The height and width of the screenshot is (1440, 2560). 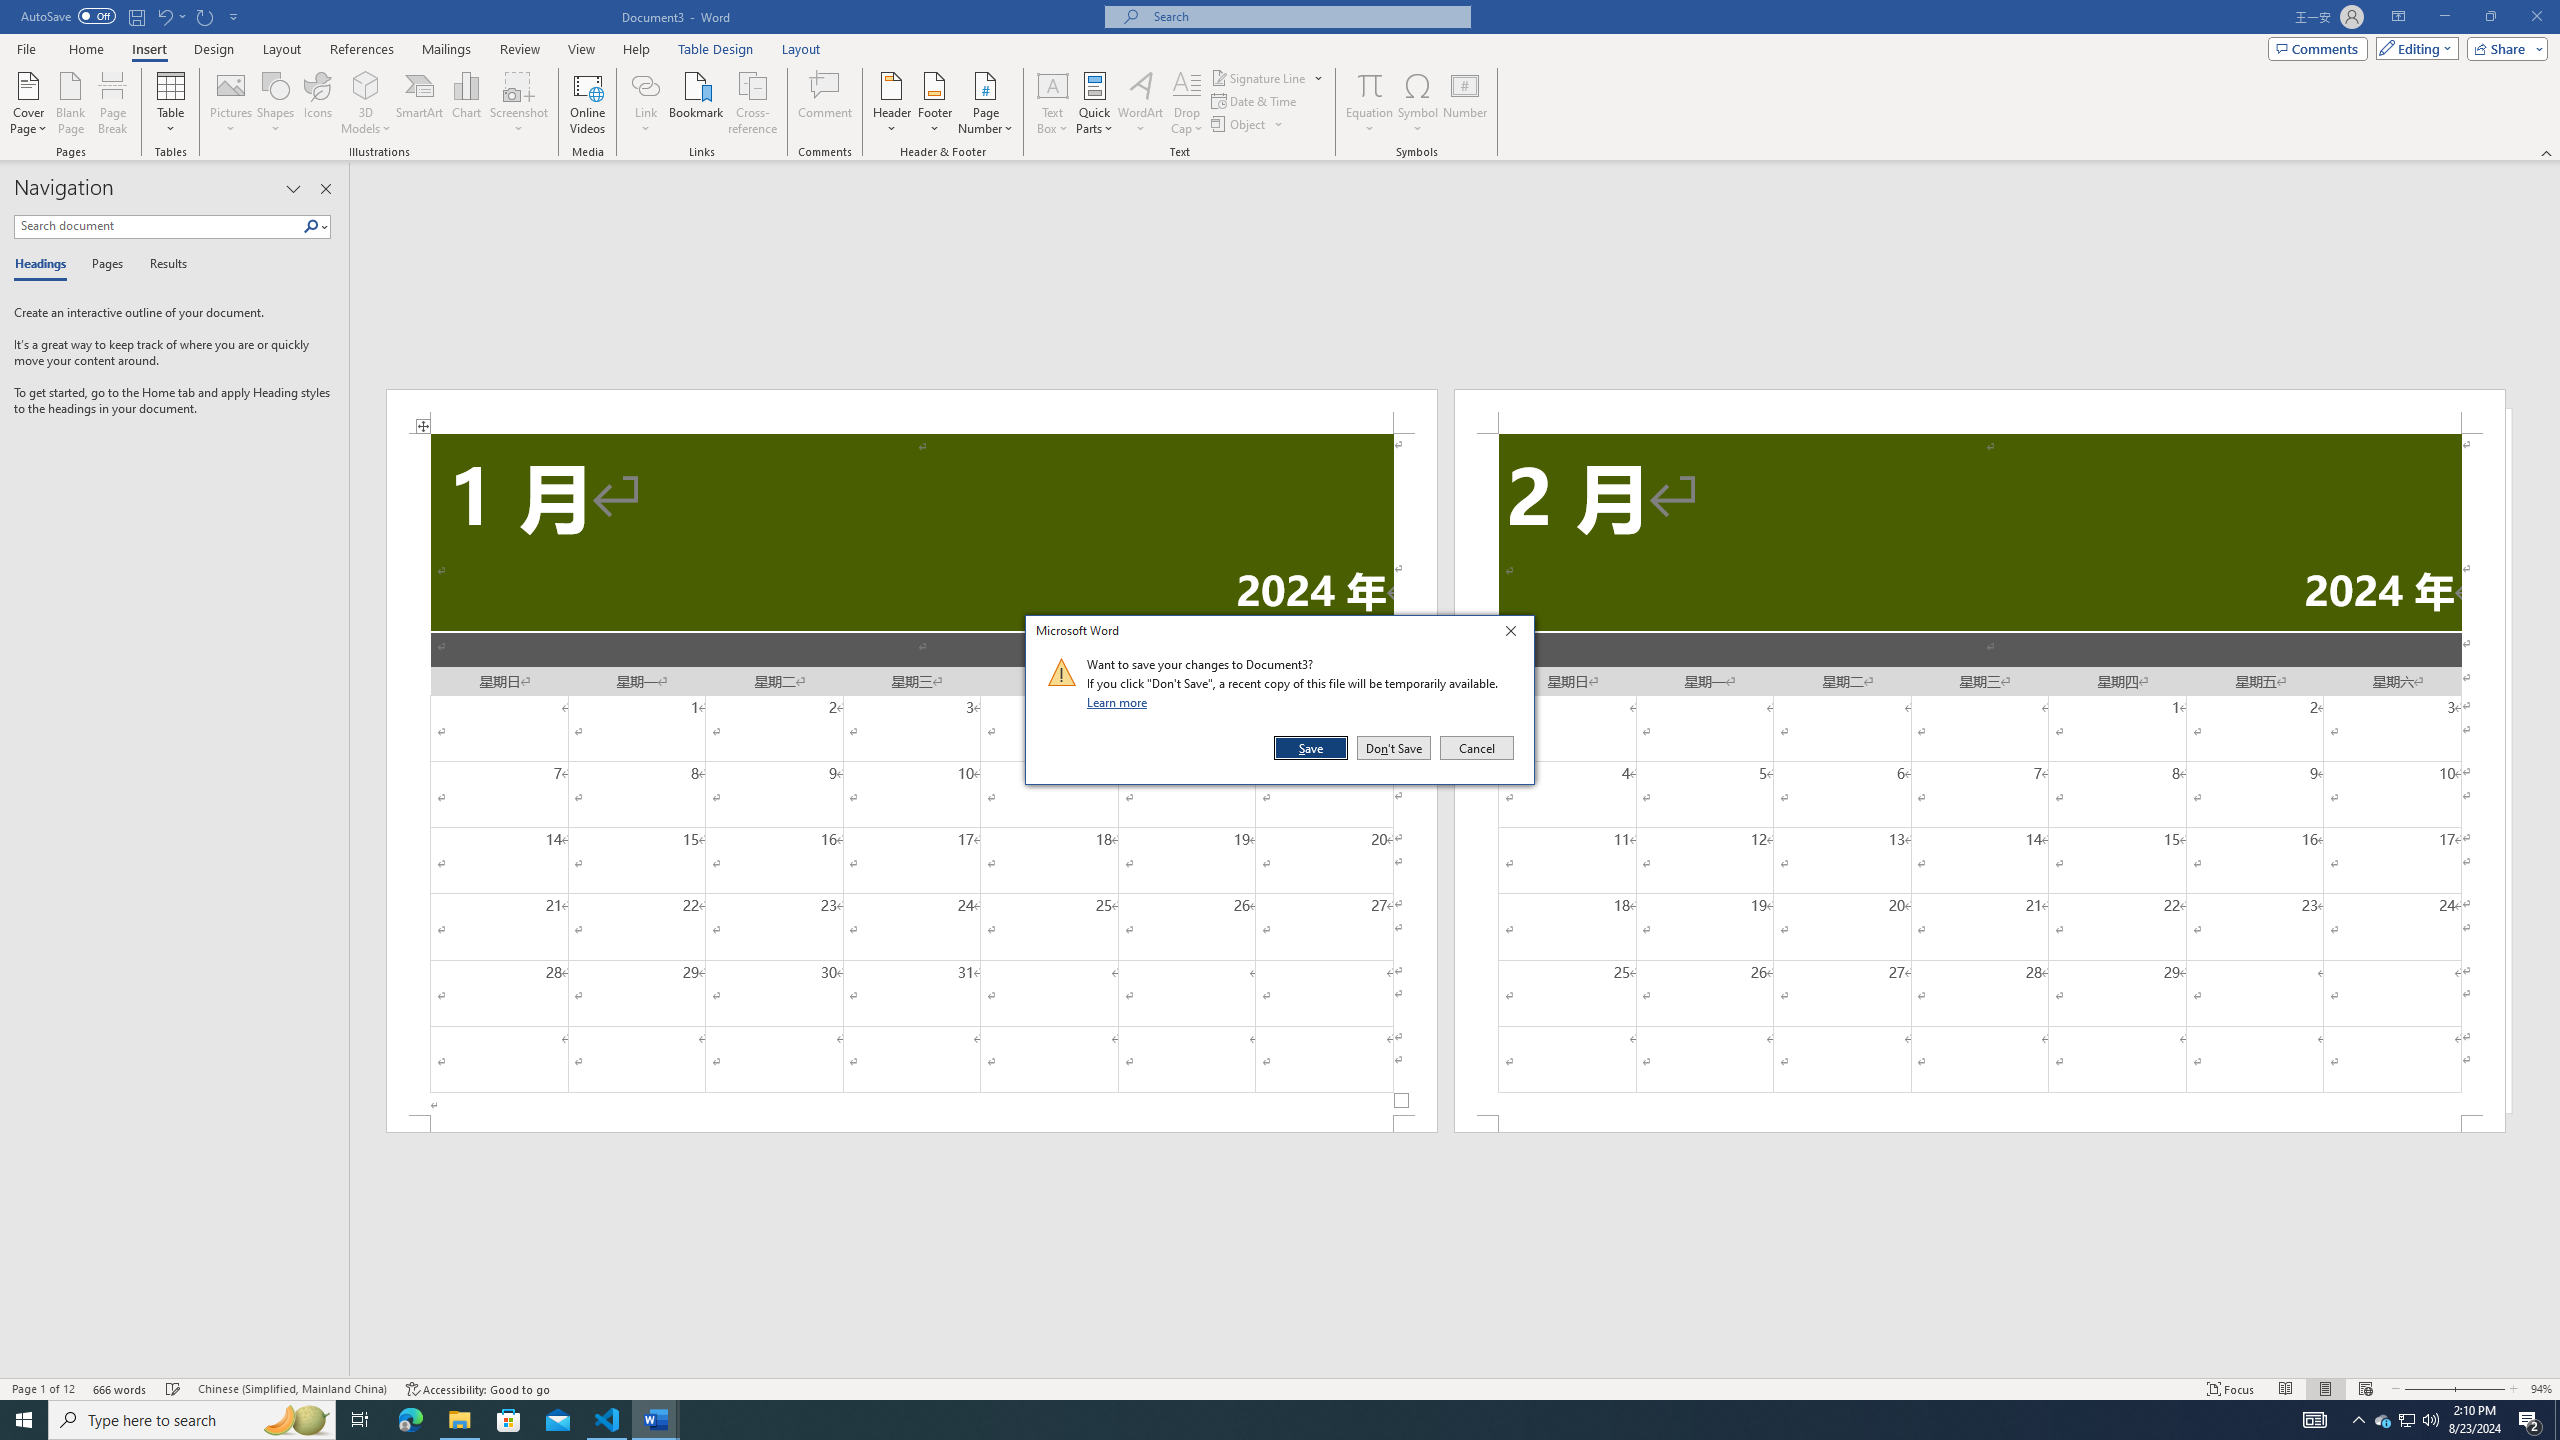 I want to click on 'Symbol', so click(x=1418, y=103).